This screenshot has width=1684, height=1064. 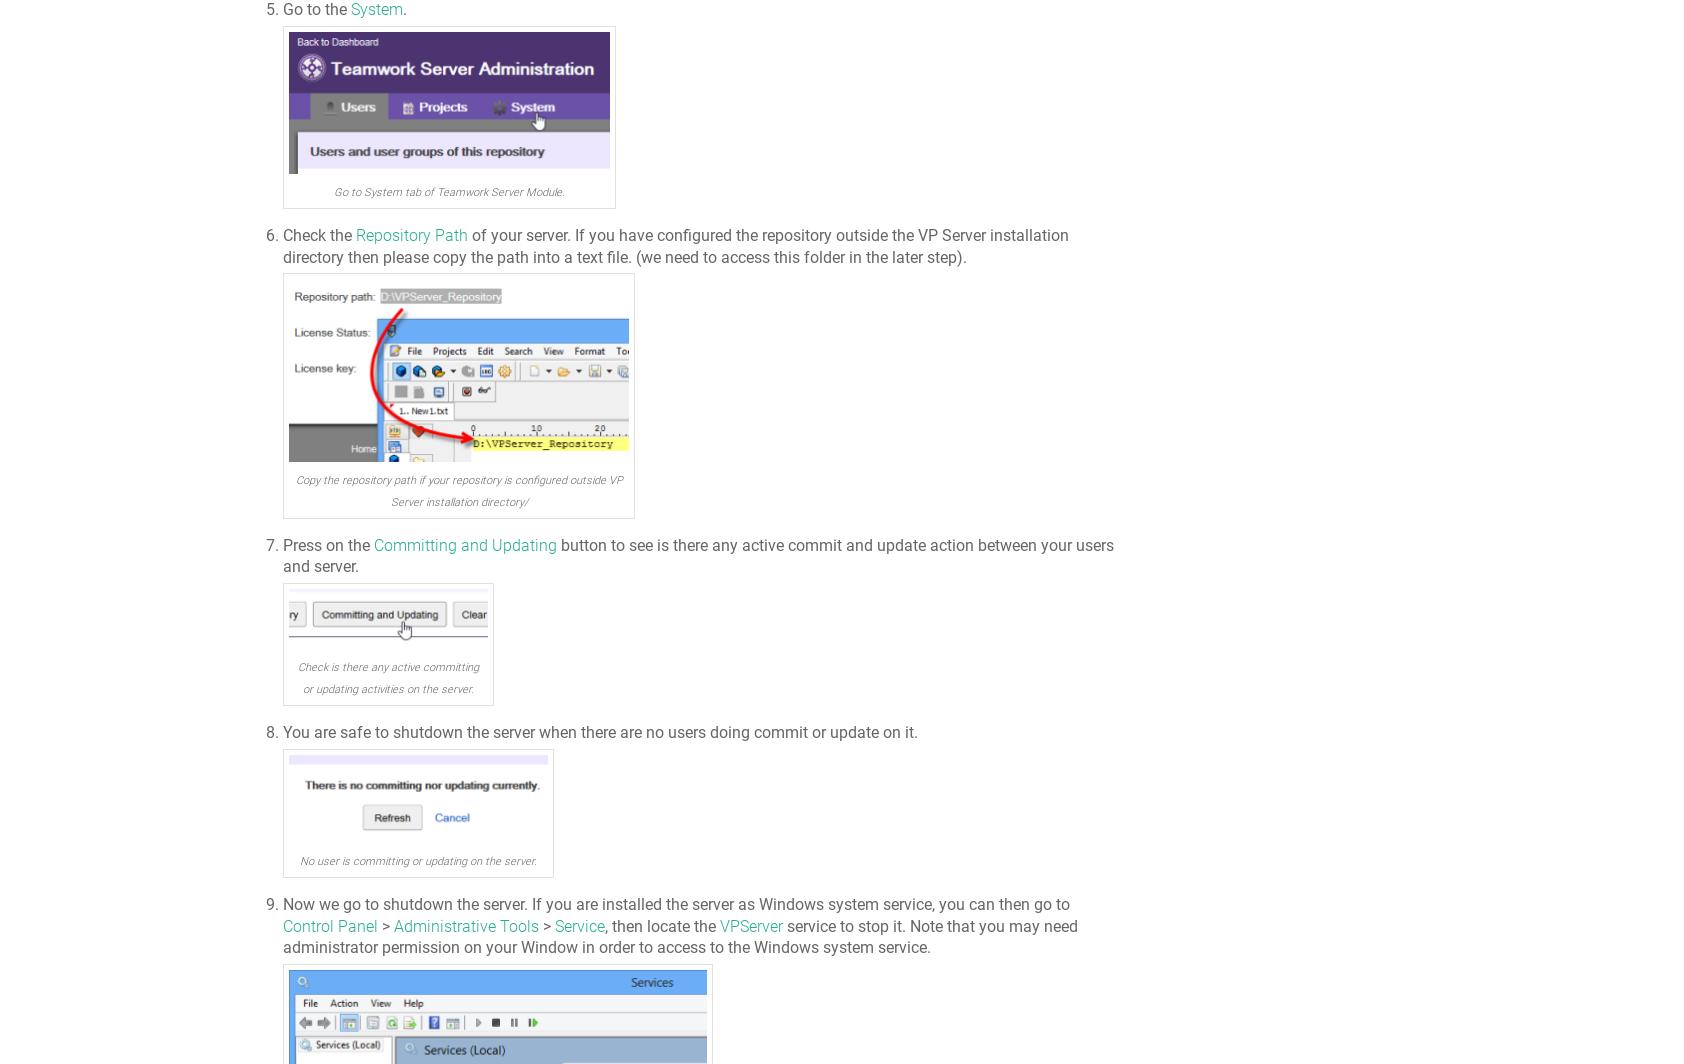 I want to click on 'Copy the repository path if your repository is configured outside VP Server installation directory/', so click(x=457, y=491).